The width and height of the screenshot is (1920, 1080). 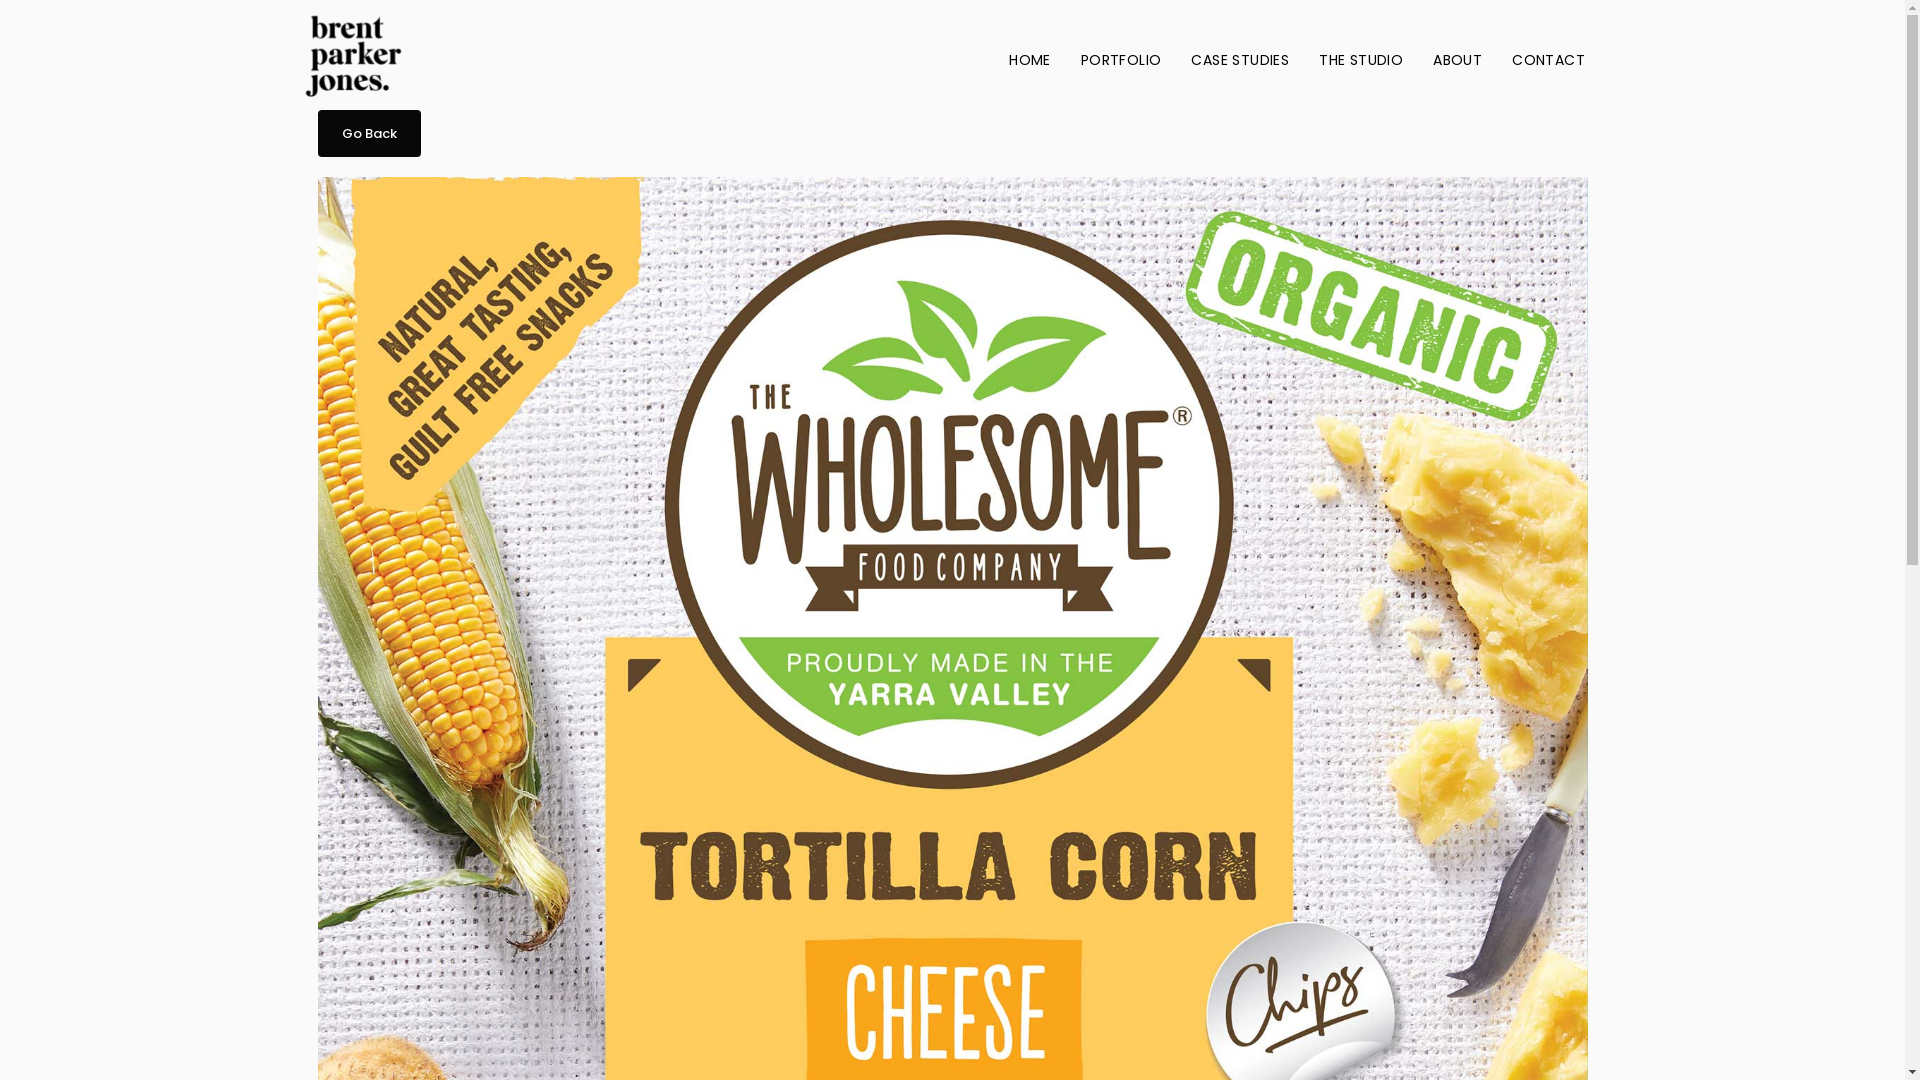 I want to click on 'Go Back', so click(x=369, y=133).